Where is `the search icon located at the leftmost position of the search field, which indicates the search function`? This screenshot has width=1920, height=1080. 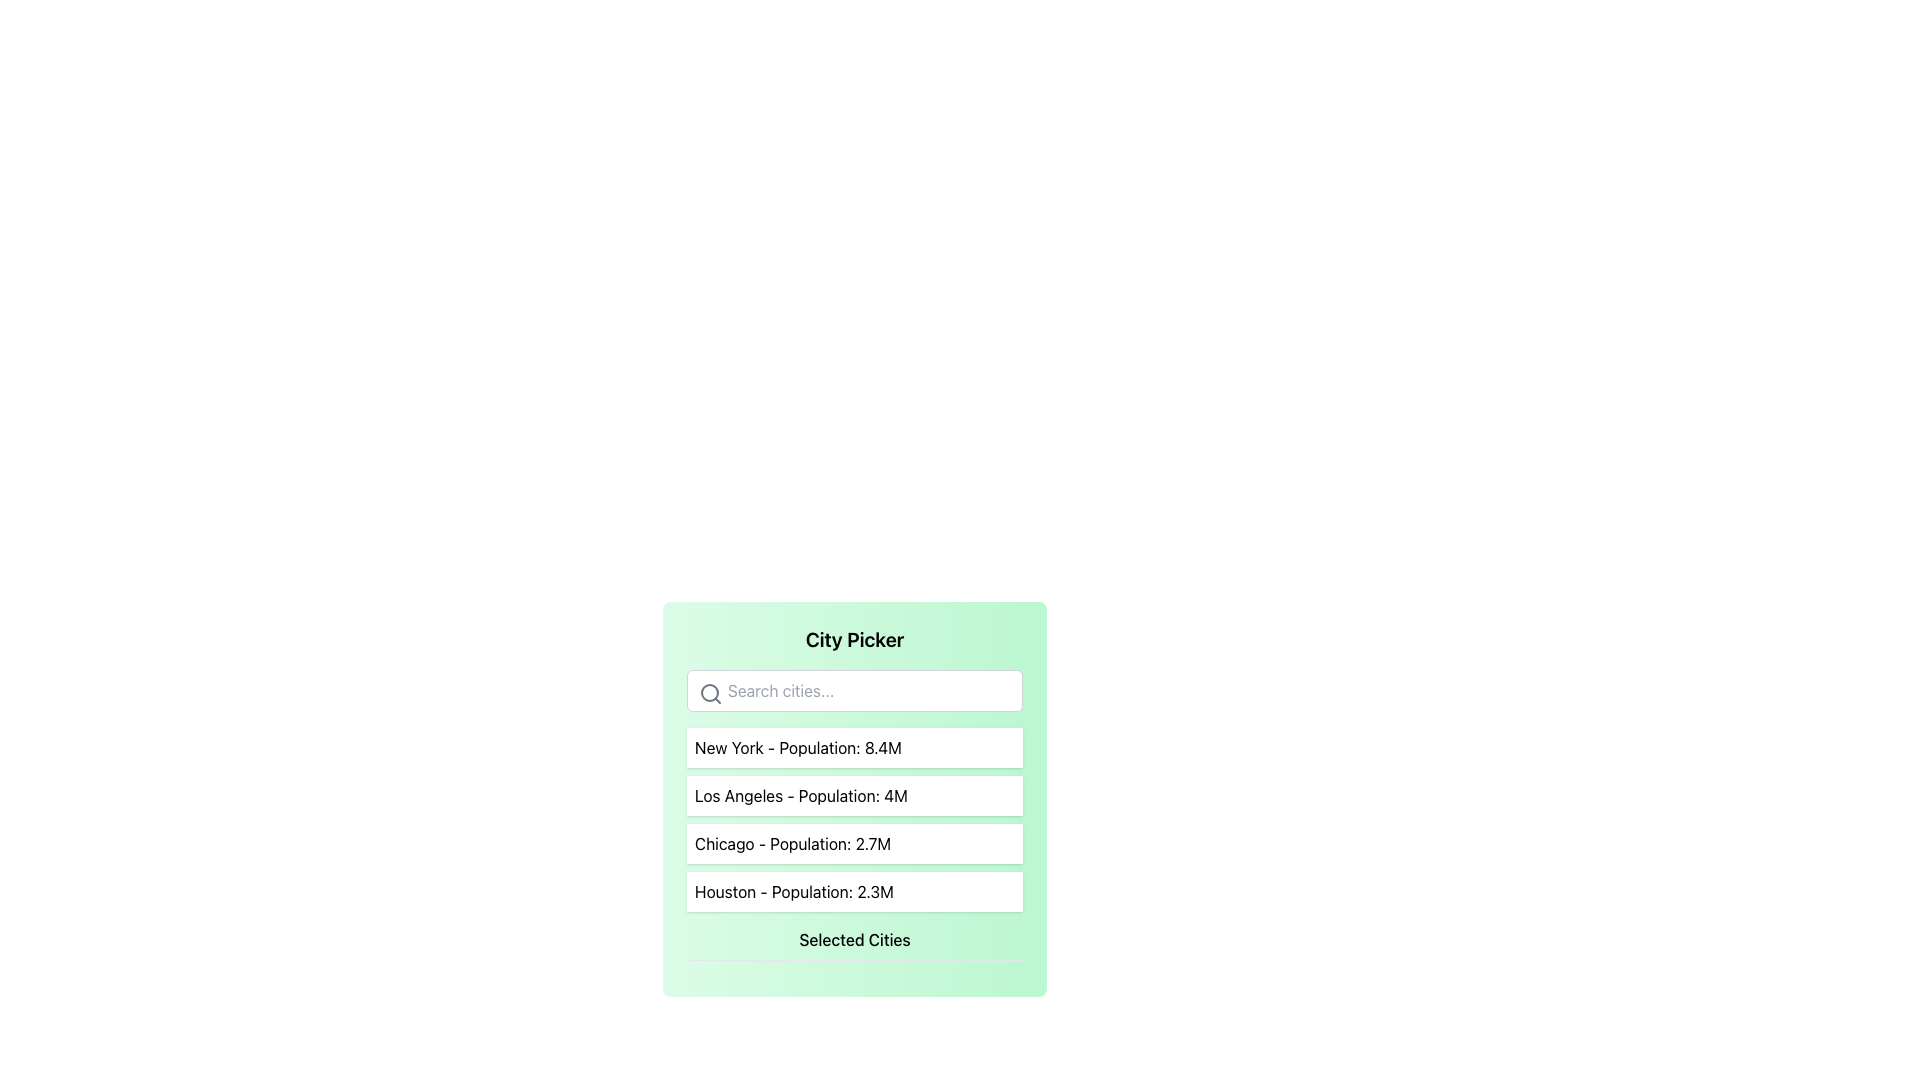 the search icon located at the leftmost position of the search field, which indicates the search function is located at coordinates (710, 693).